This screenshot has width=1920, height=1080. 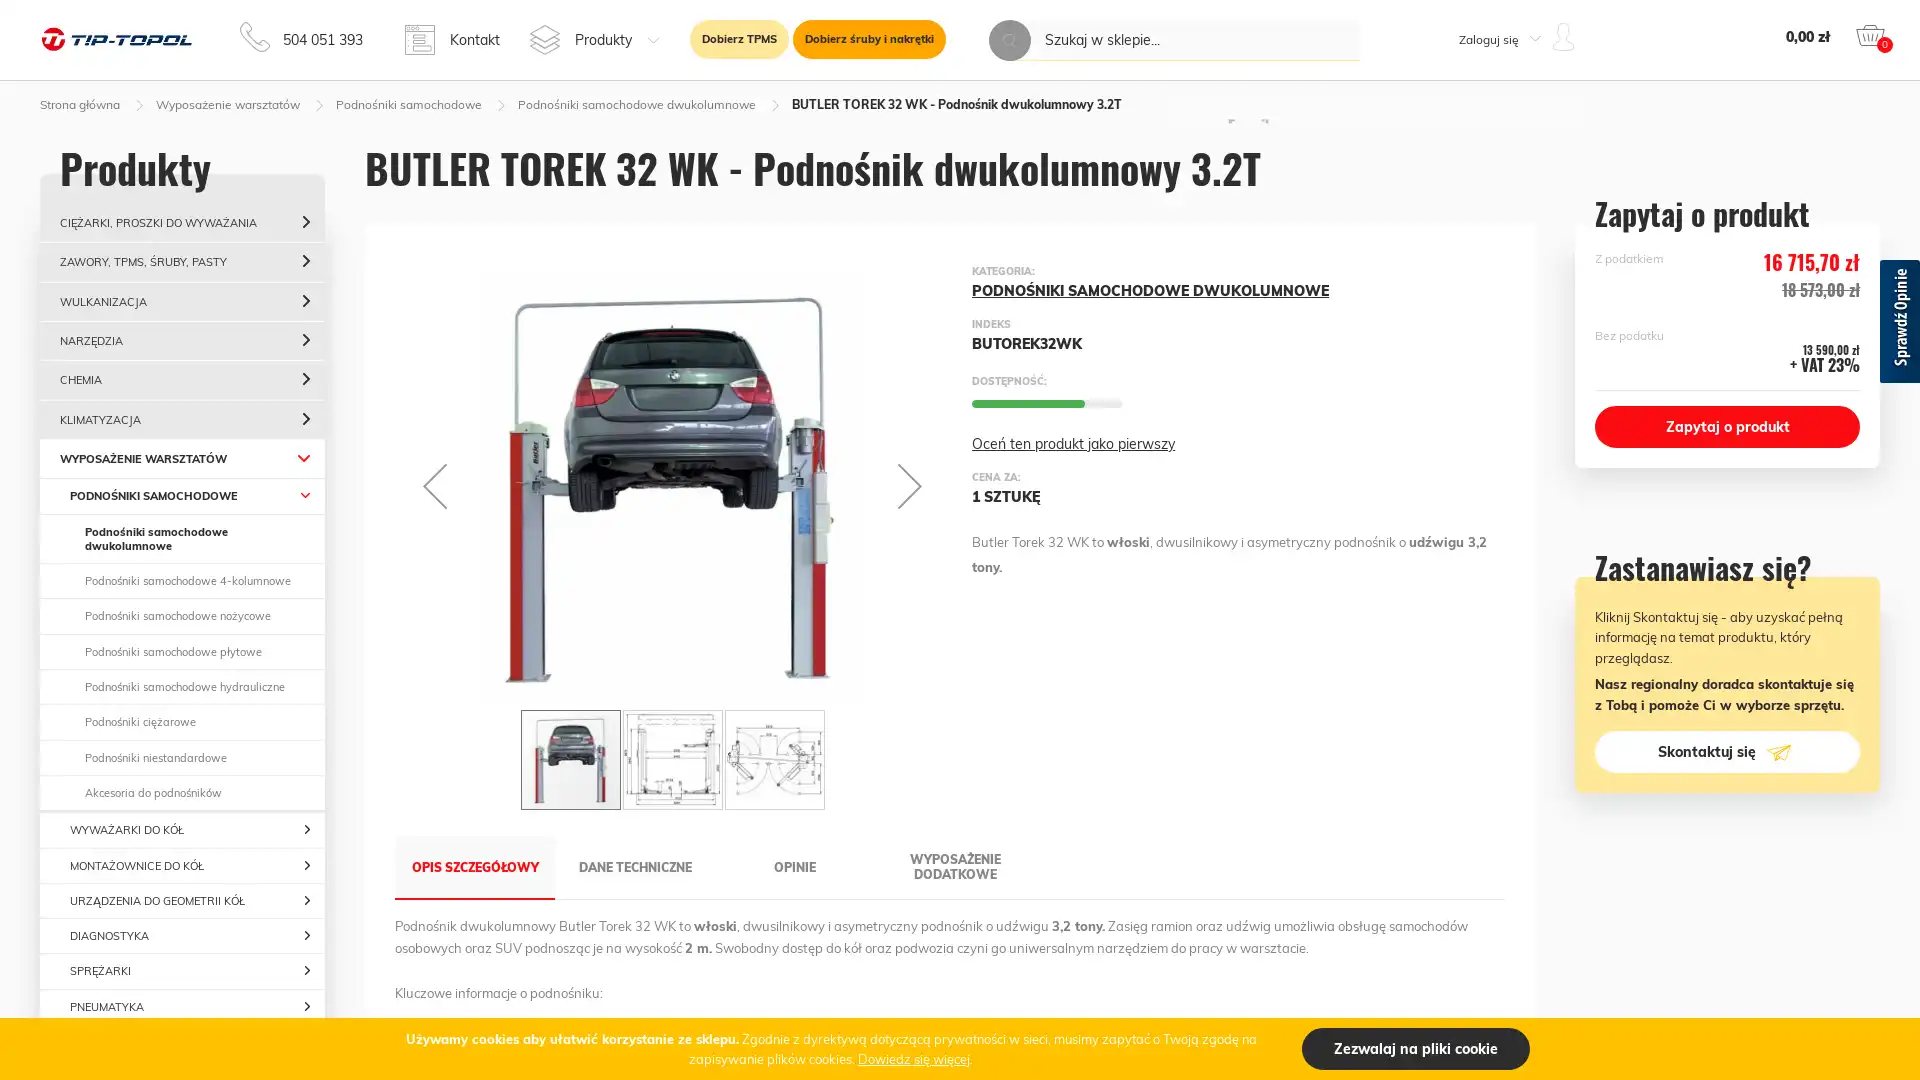 I want to click on Previous, so click(x=408, y=759).